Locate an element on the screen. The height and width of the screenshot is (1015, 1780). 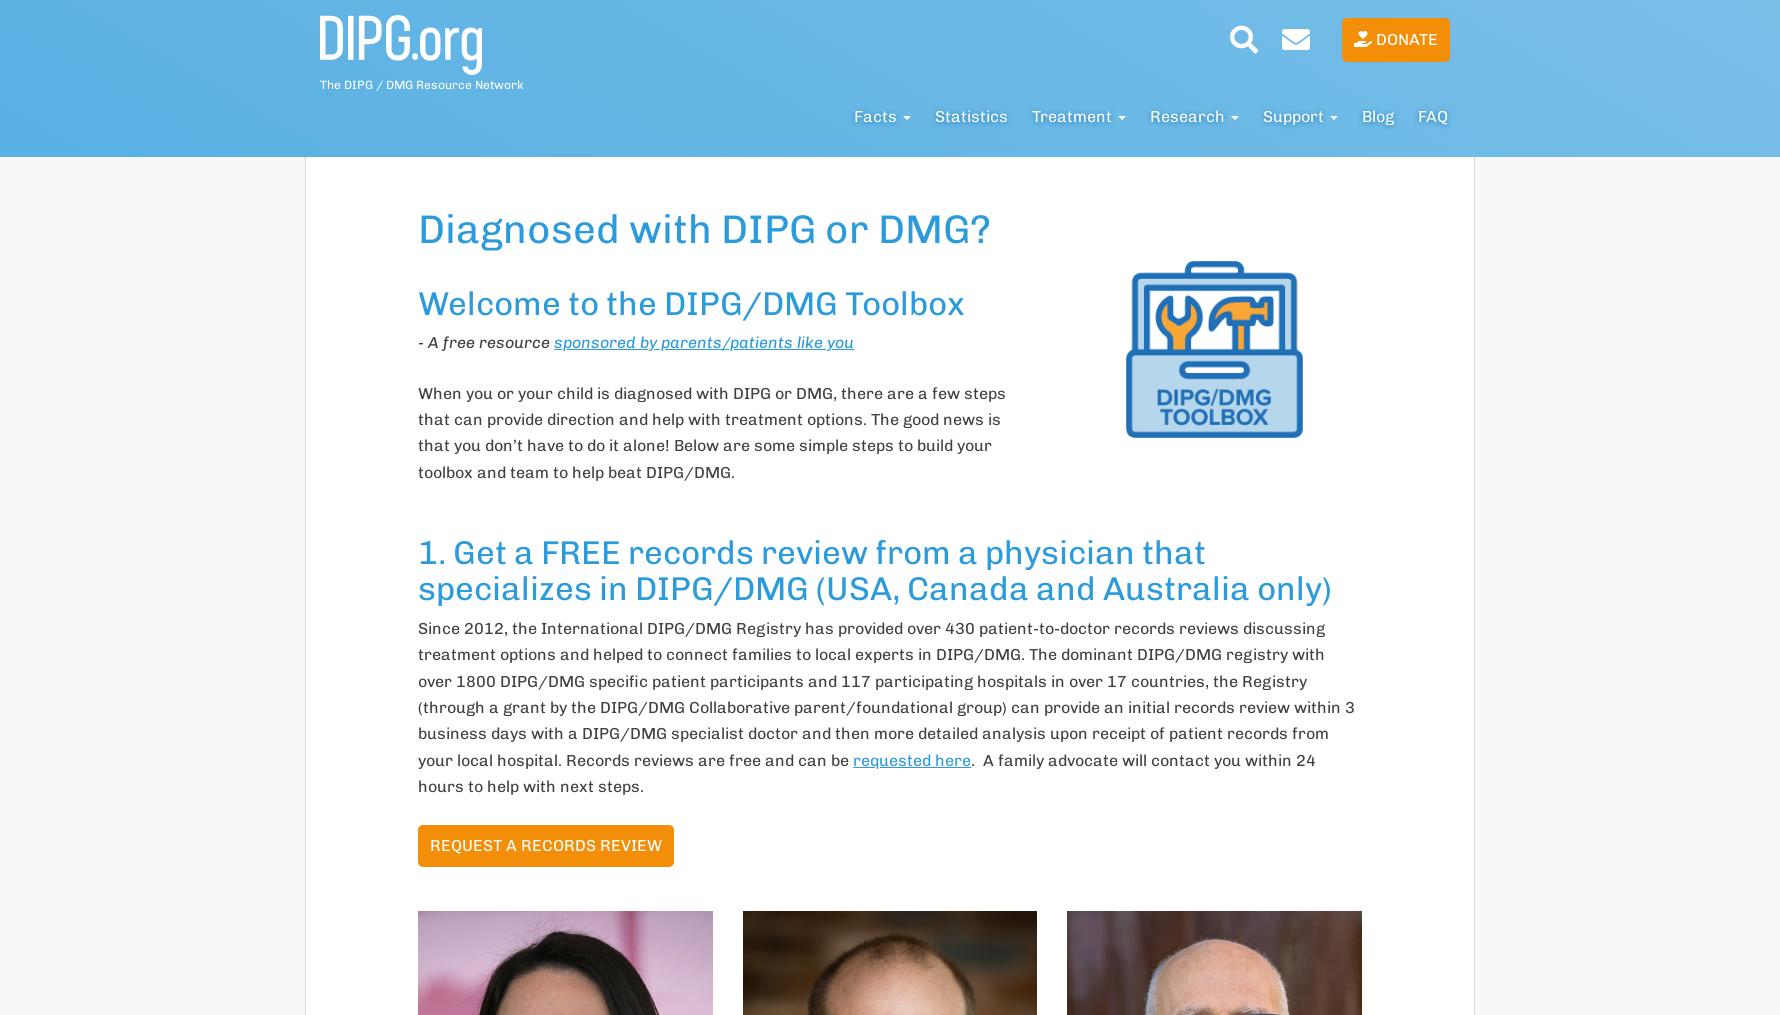
'Research' is located at coordinates (1189, 116).